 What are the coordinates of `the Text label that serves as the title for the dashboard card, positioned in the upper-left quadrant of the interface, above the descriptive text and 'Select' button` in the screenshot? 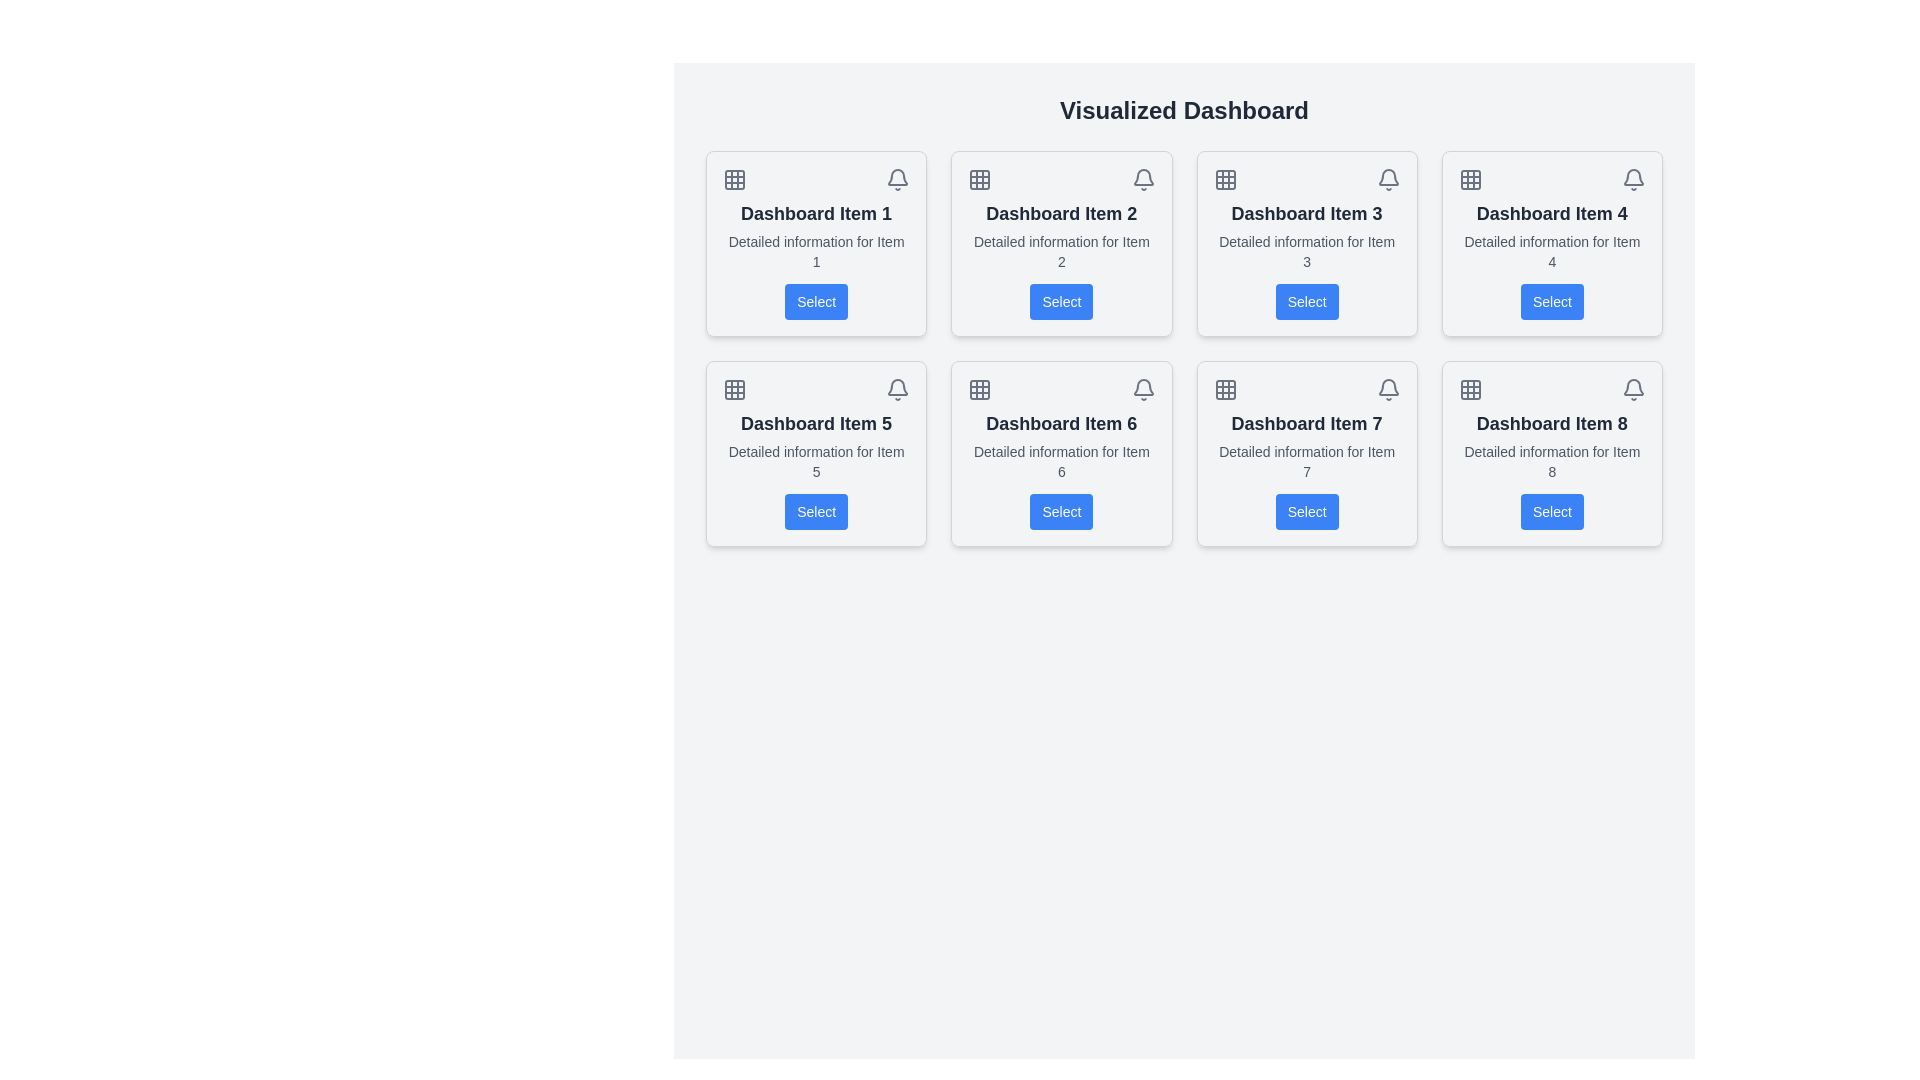 It's located at (816, 213).